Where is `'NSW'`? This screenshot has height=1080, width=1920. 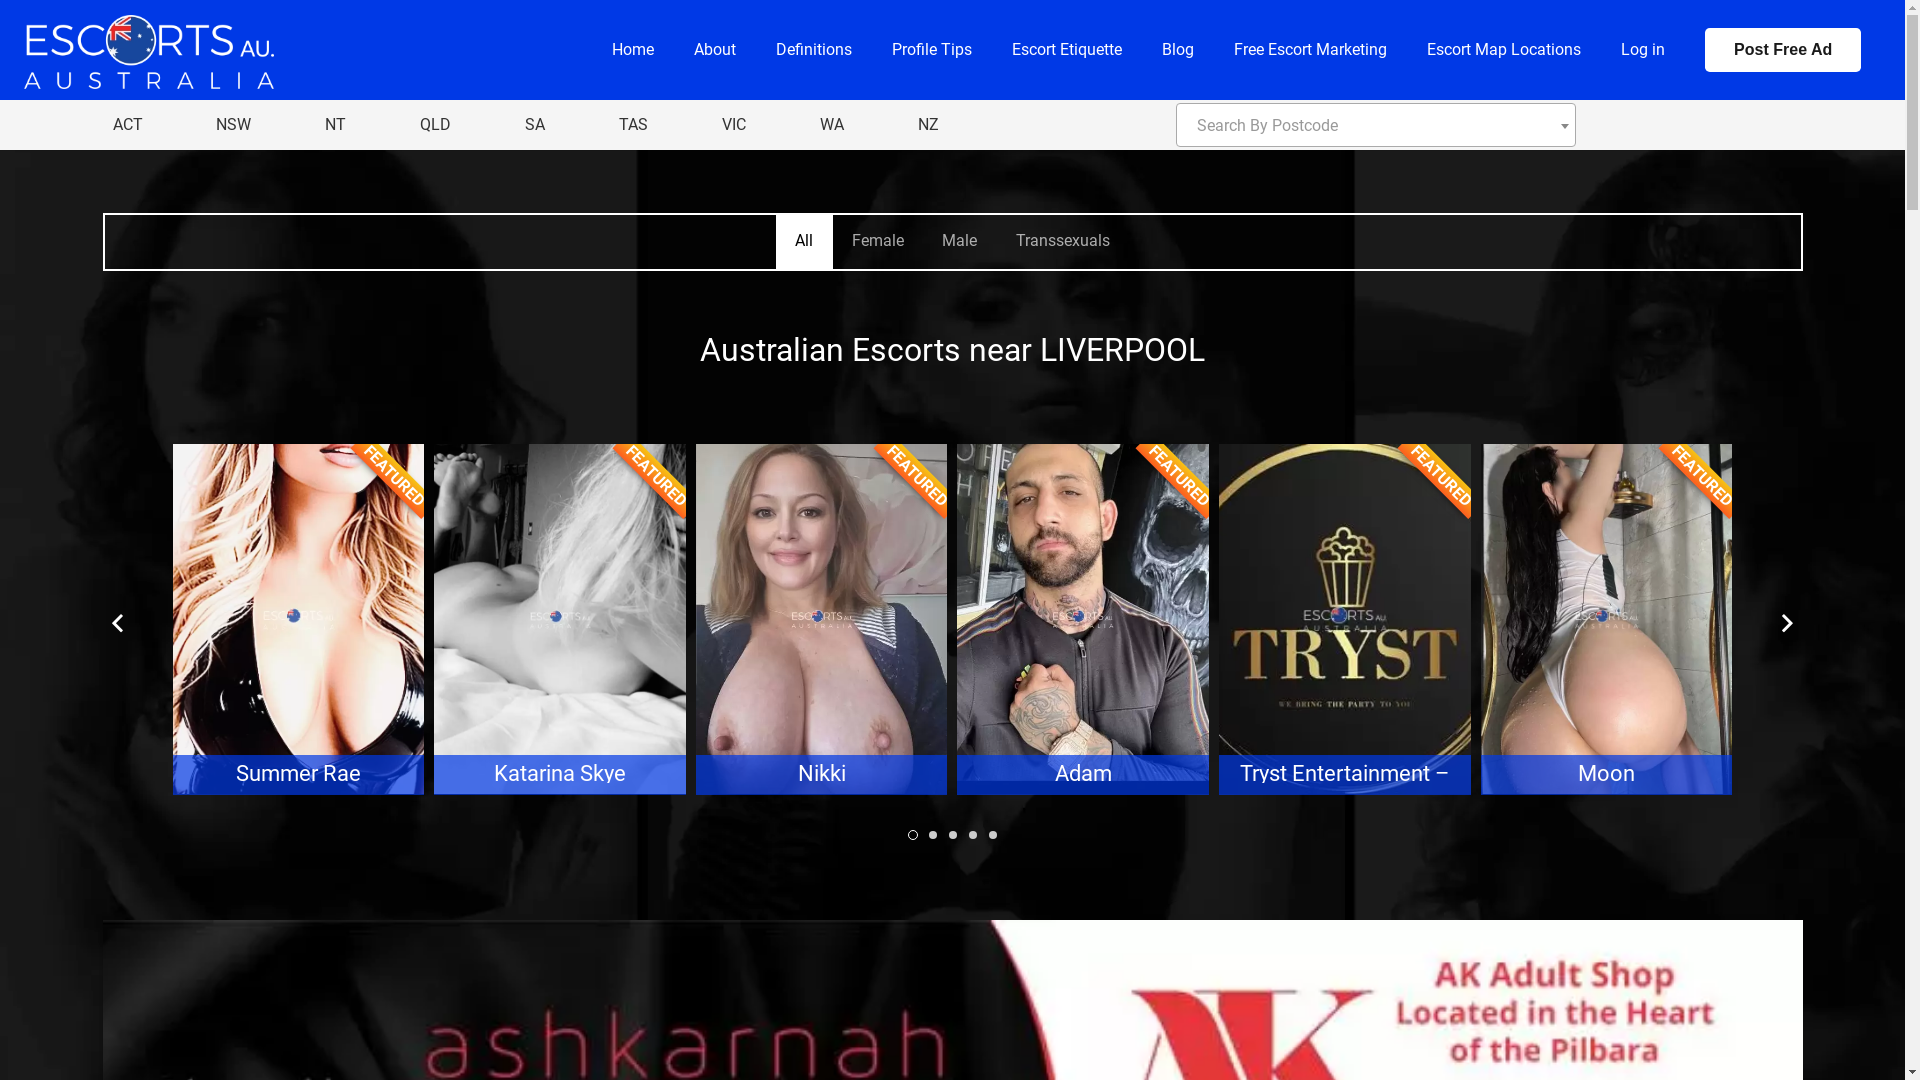
'NSW' is located at coordinates (206, 124).